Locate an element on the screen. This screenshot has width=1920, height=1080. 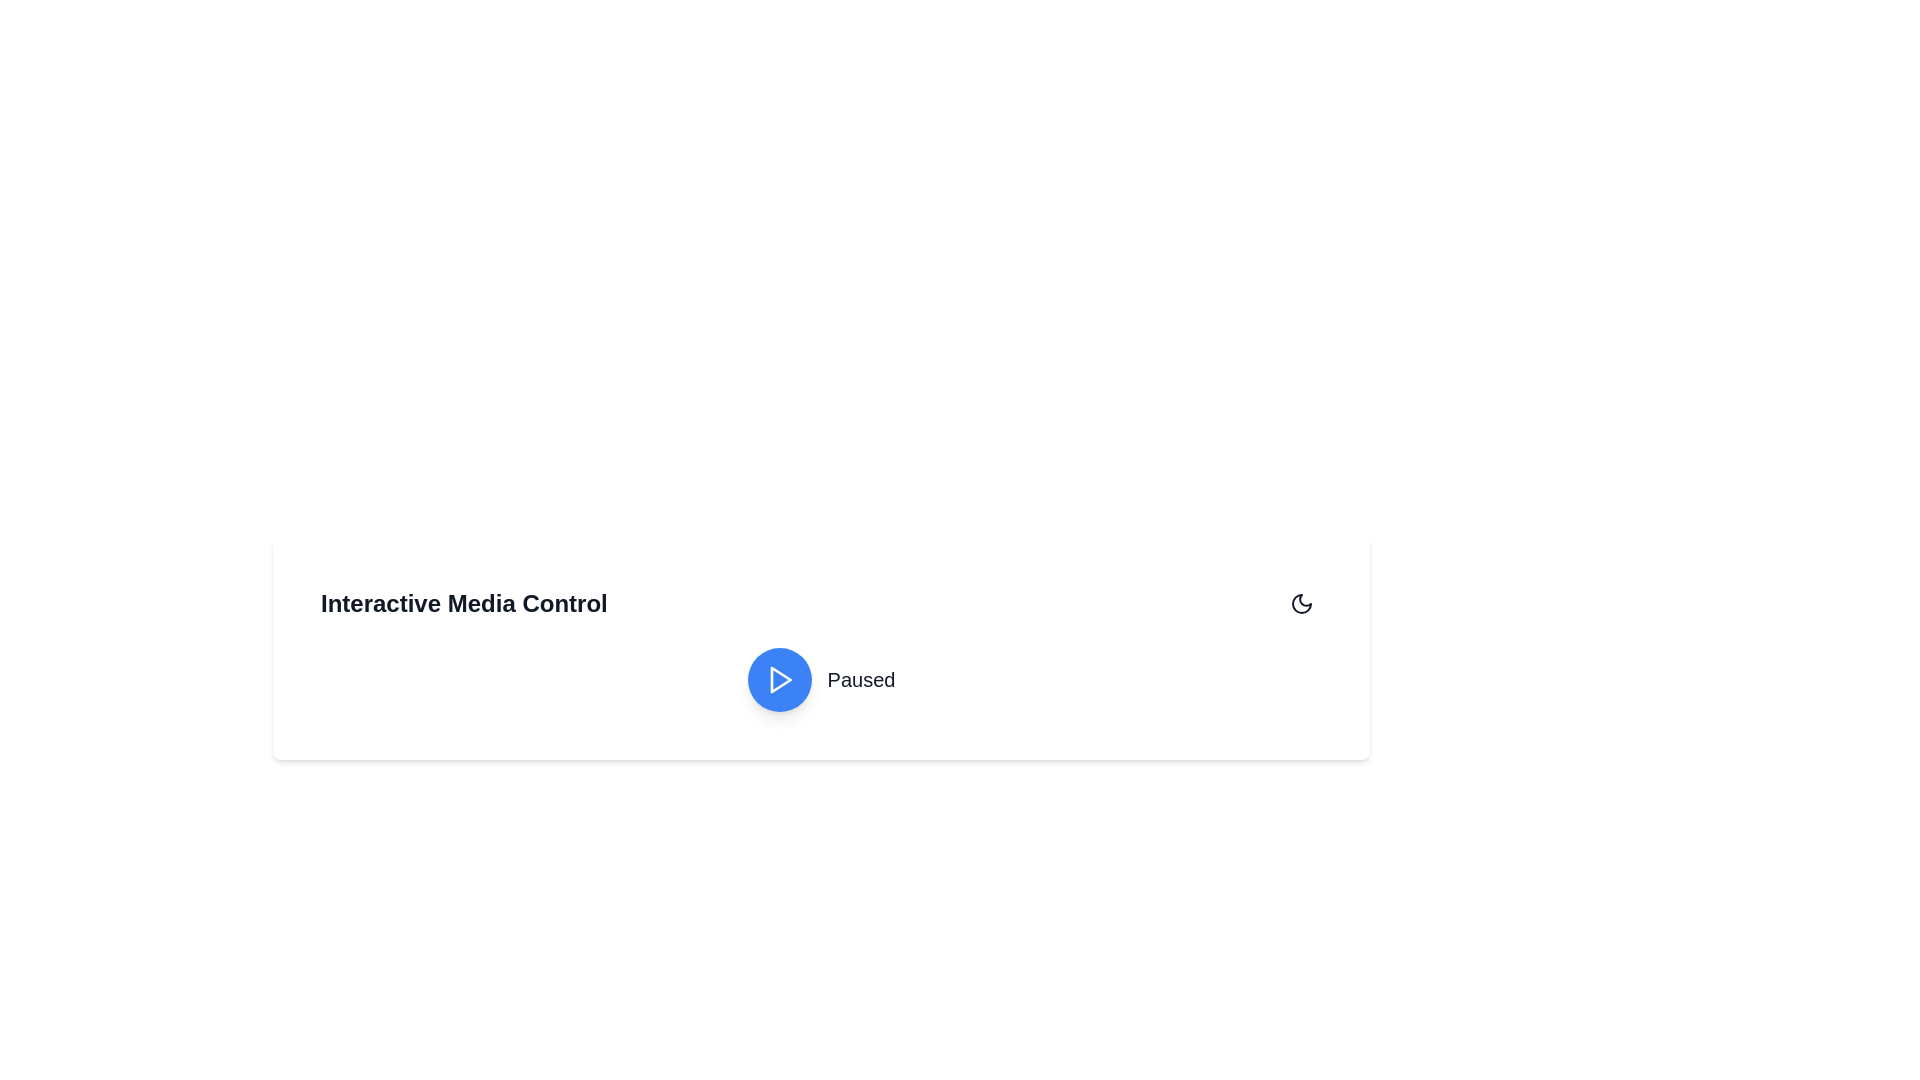
the circular play button with a vibrant blue background and a white play icon is located at coordinates (778, 678).